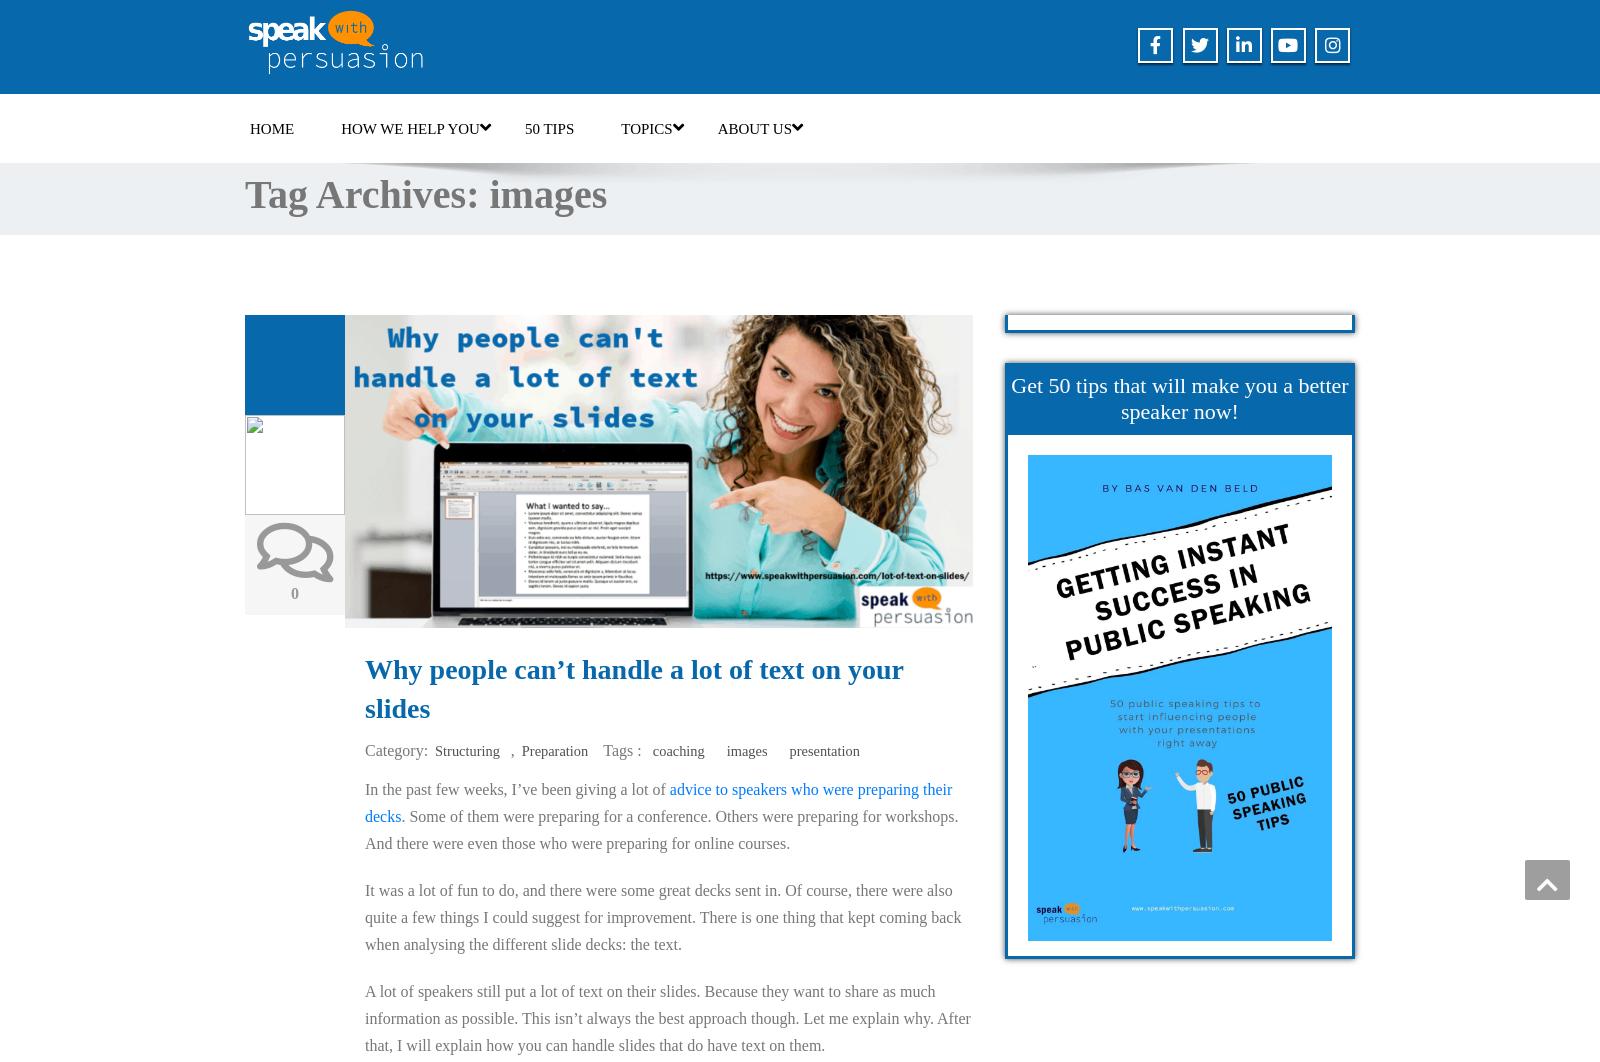 This screenshot has height=1062, width=1600. I want to click on '50 Tips', so click(523, 129).